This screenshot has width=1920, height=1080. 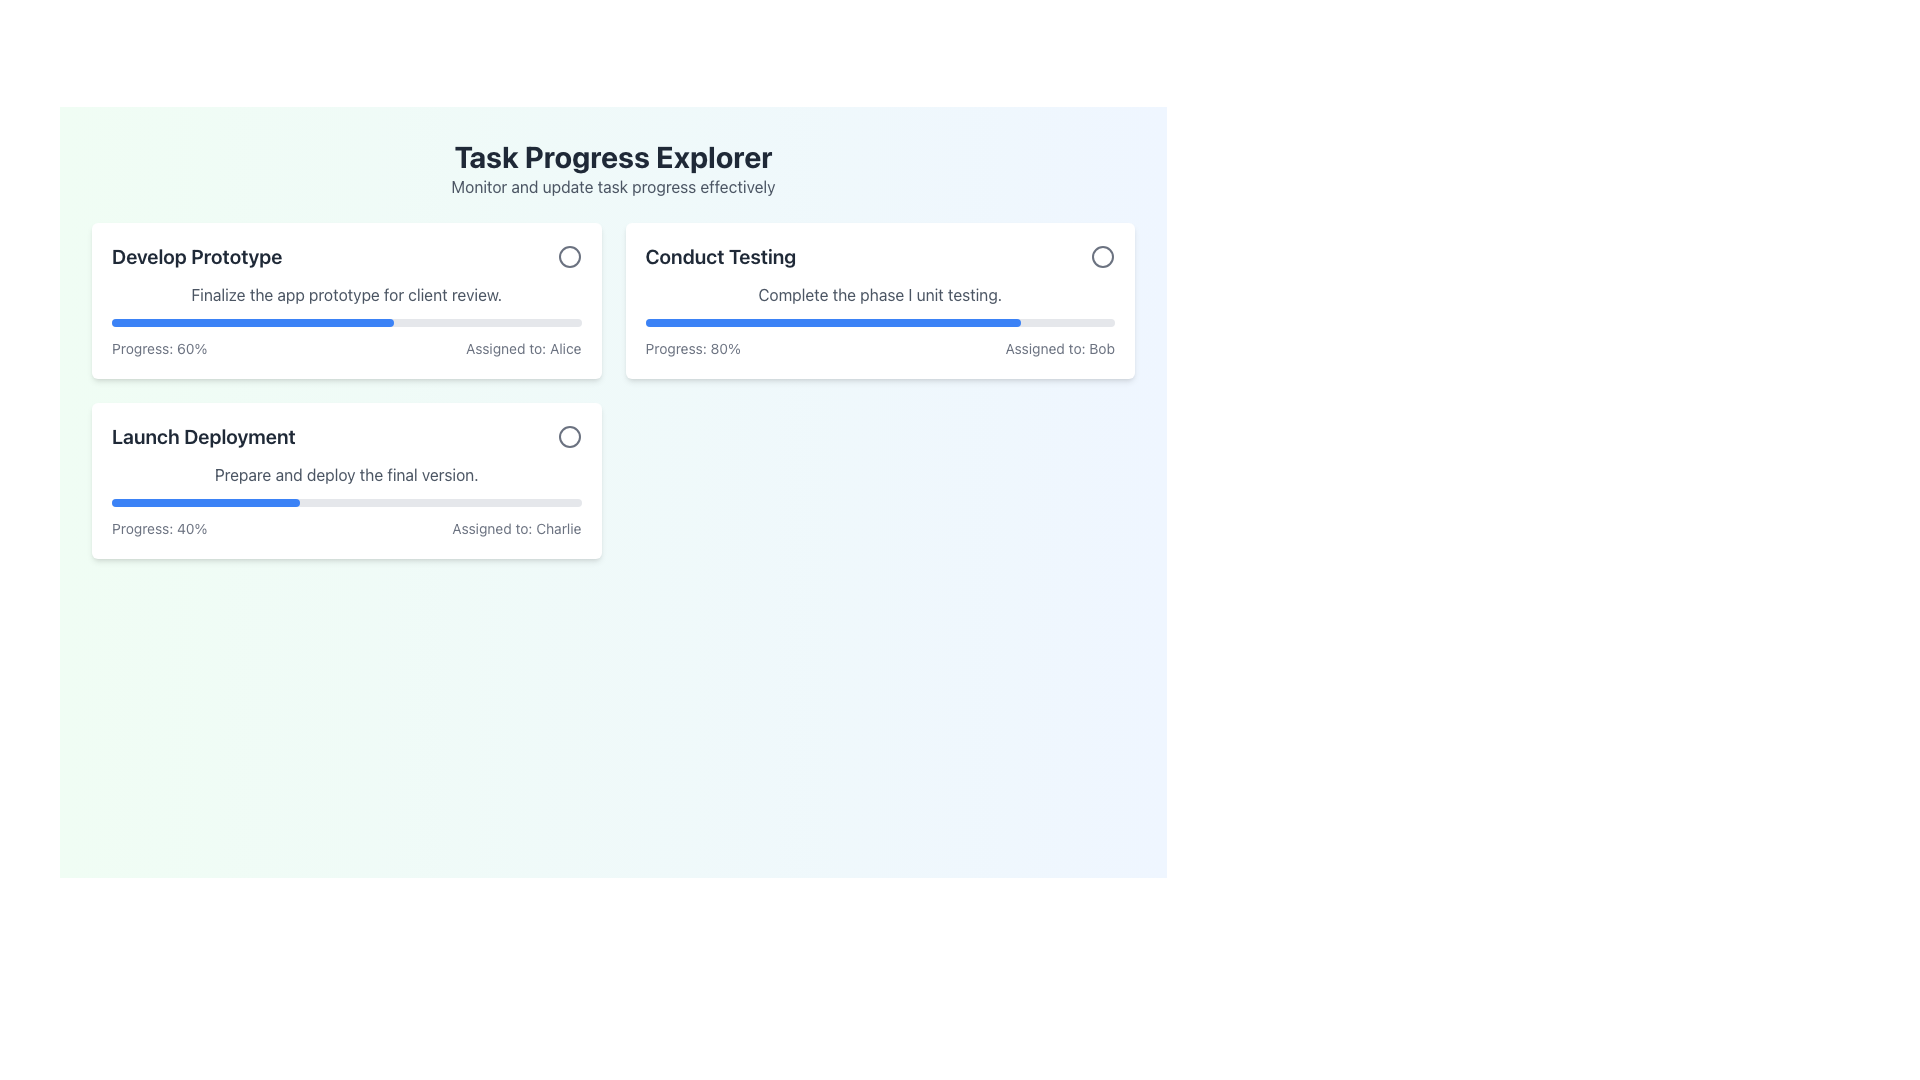 I want to click on the filled portion of the blue progress bar within the gray bar in the task progress section of the card titled 'Conduct Testing.', so click(x=833, y=322).